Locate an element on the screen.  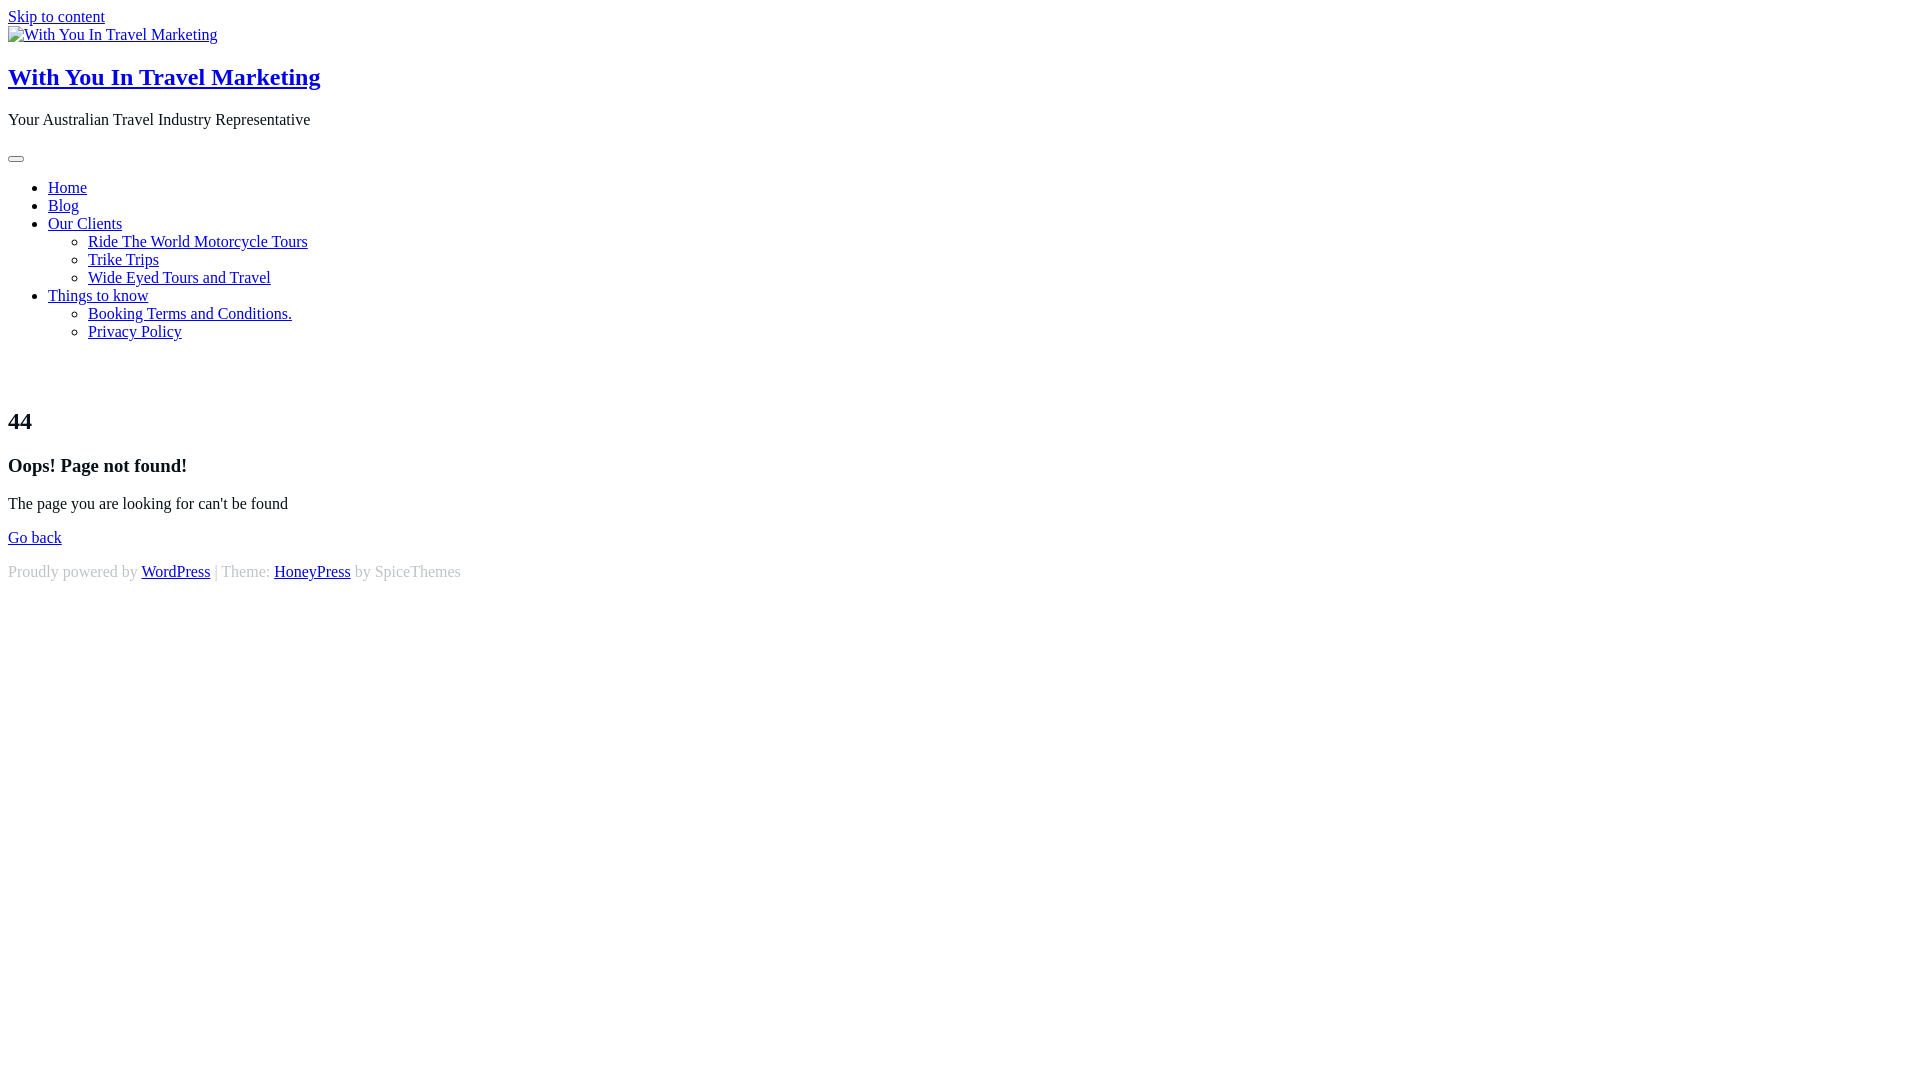
'WordPress' is located at coordinates (175, 571).